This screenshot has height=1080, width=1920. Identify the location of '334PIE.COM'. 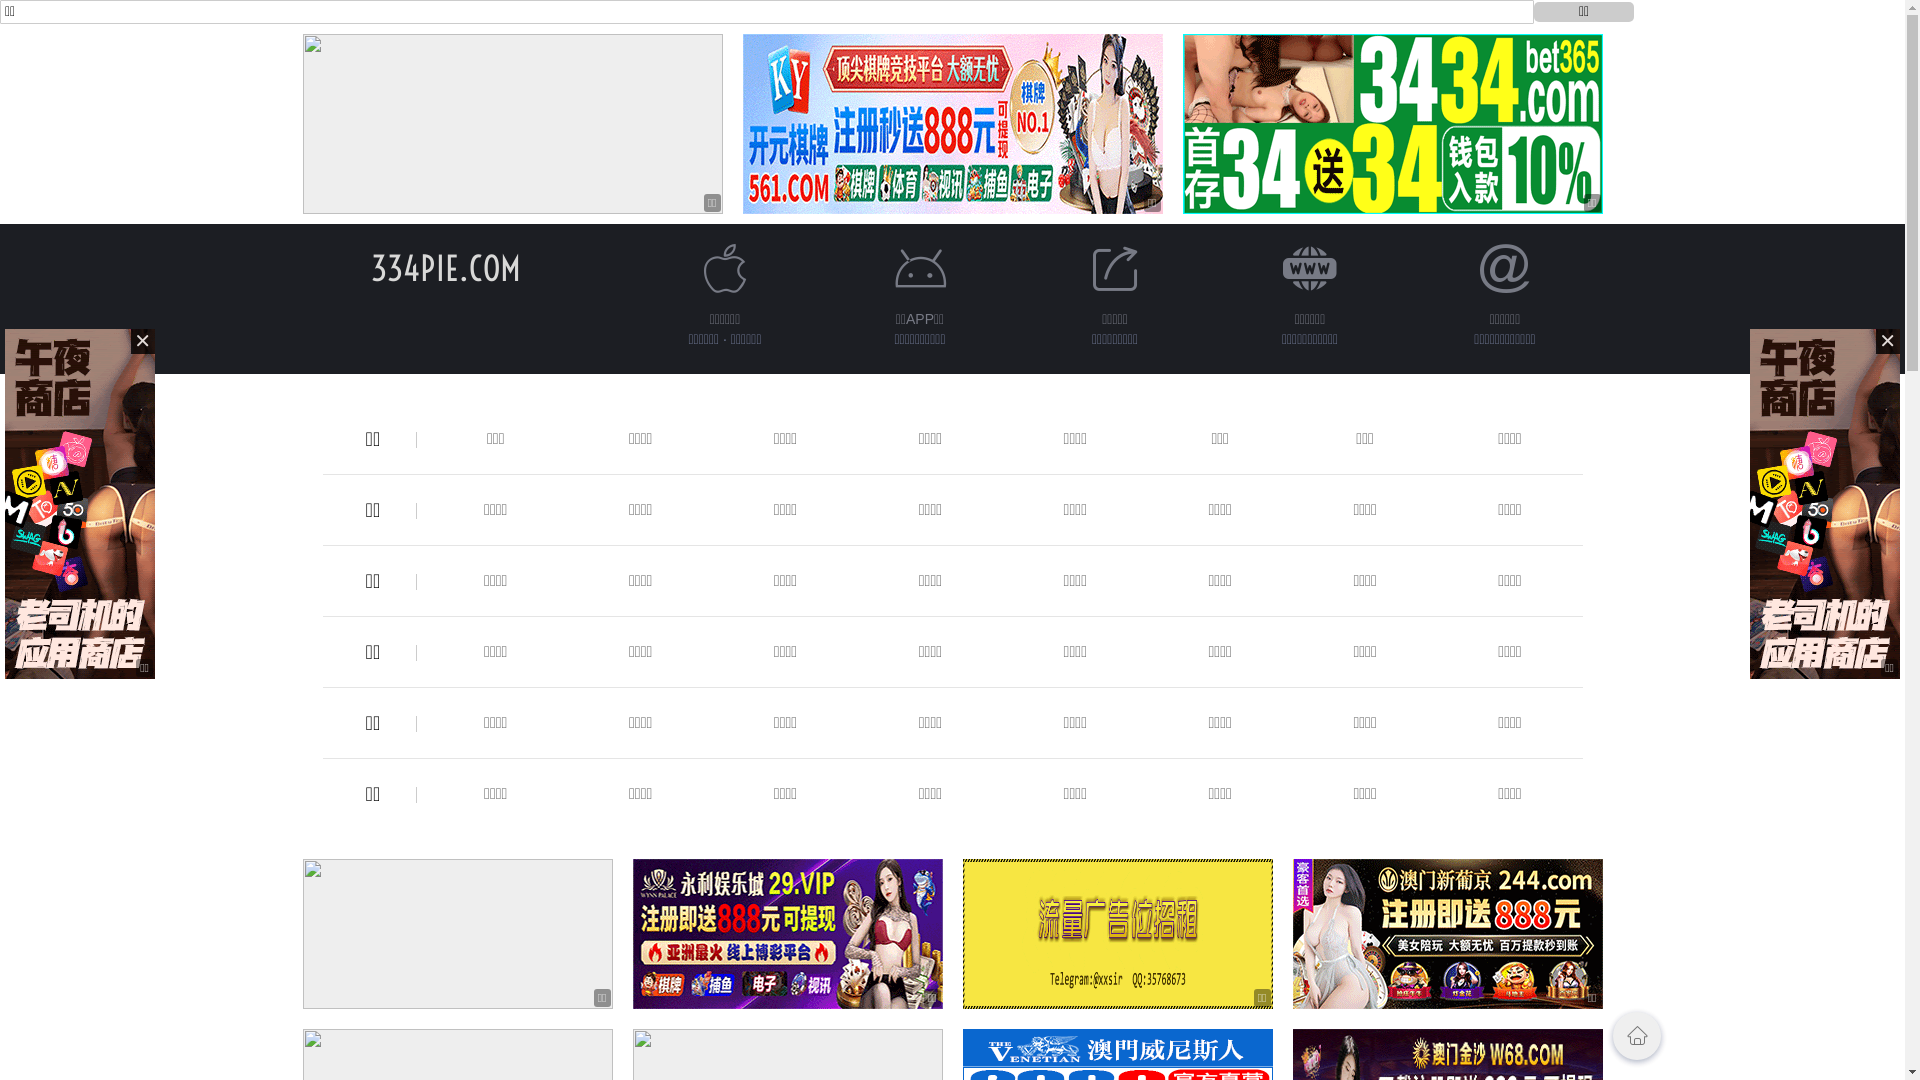
(444, 267).